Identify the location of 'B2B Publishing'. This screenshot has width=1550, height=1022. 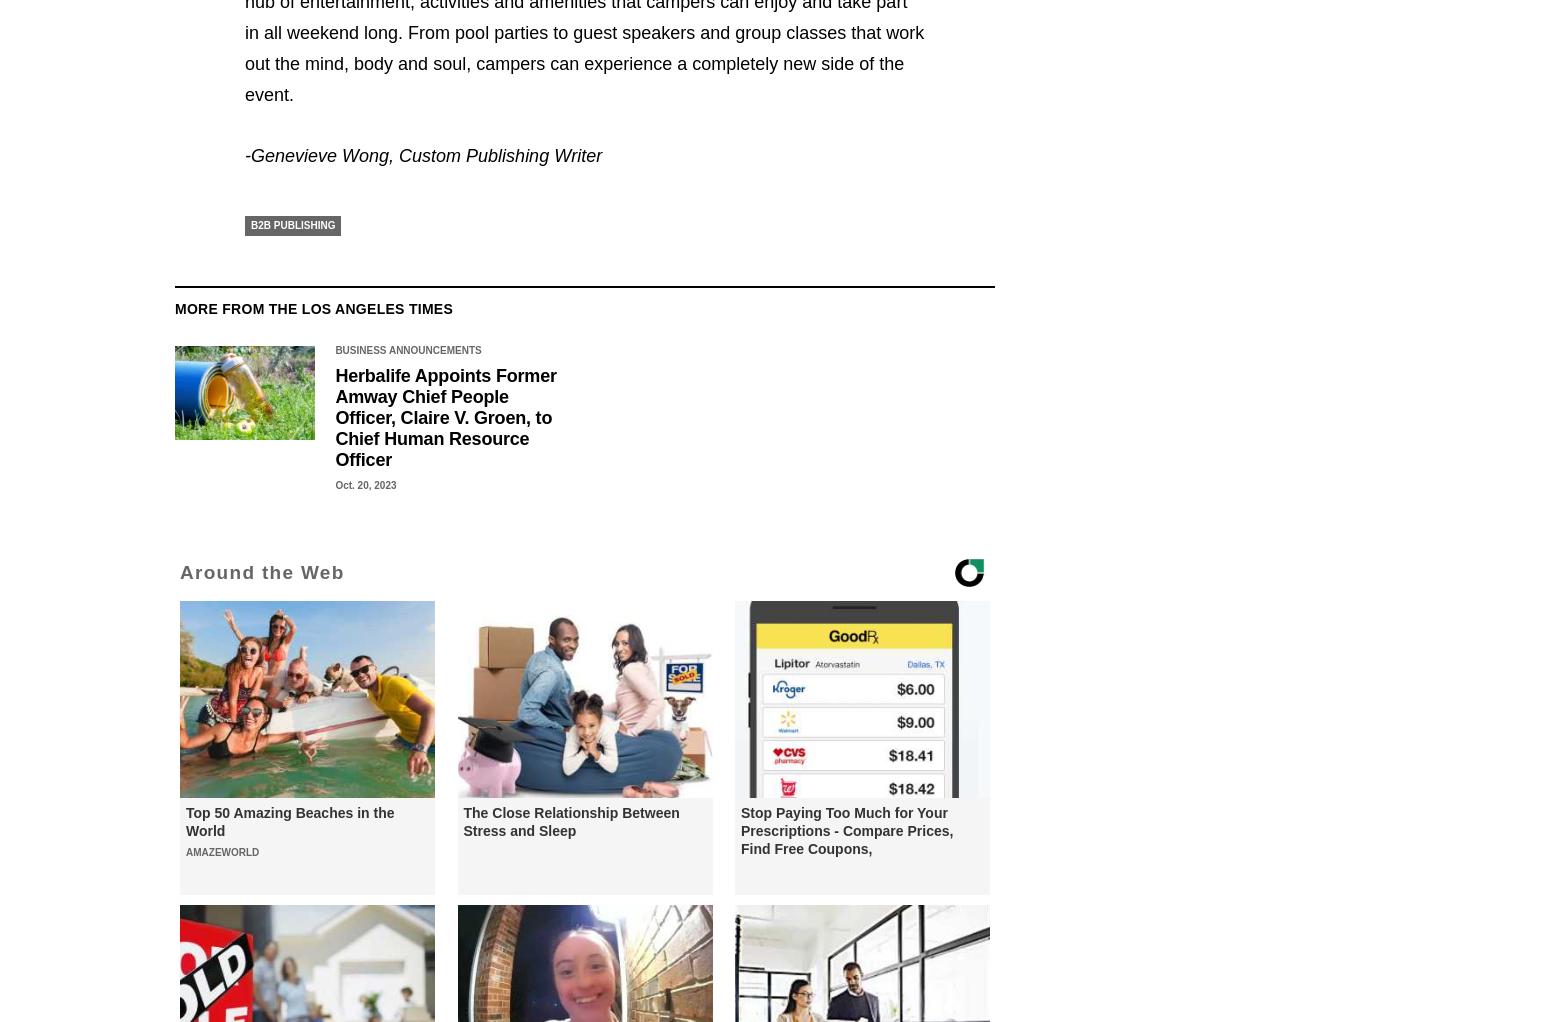
(250, 224).